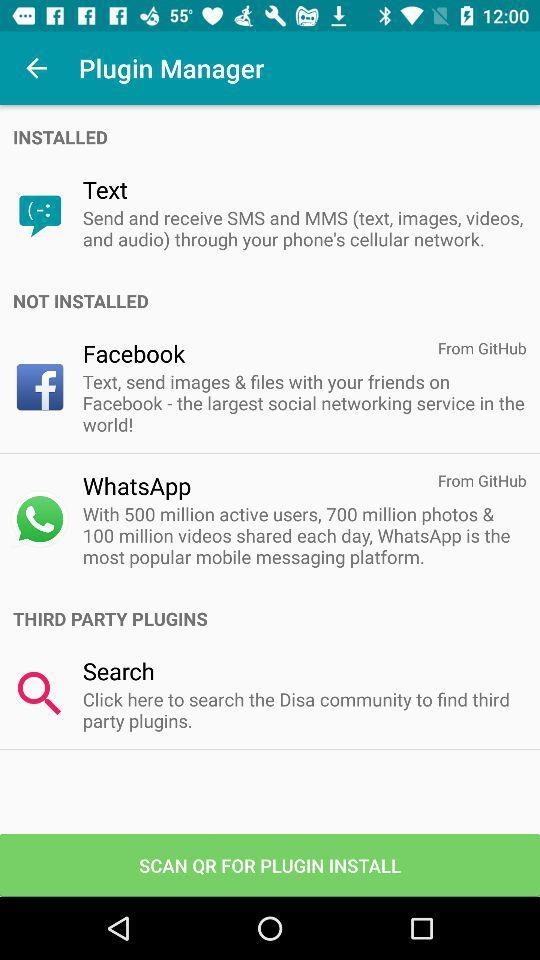 The width and height of the screenshot is (540, 960). Describe the element at coordinates (303, 710) in the screenshot. I see `click here to item` at that location.